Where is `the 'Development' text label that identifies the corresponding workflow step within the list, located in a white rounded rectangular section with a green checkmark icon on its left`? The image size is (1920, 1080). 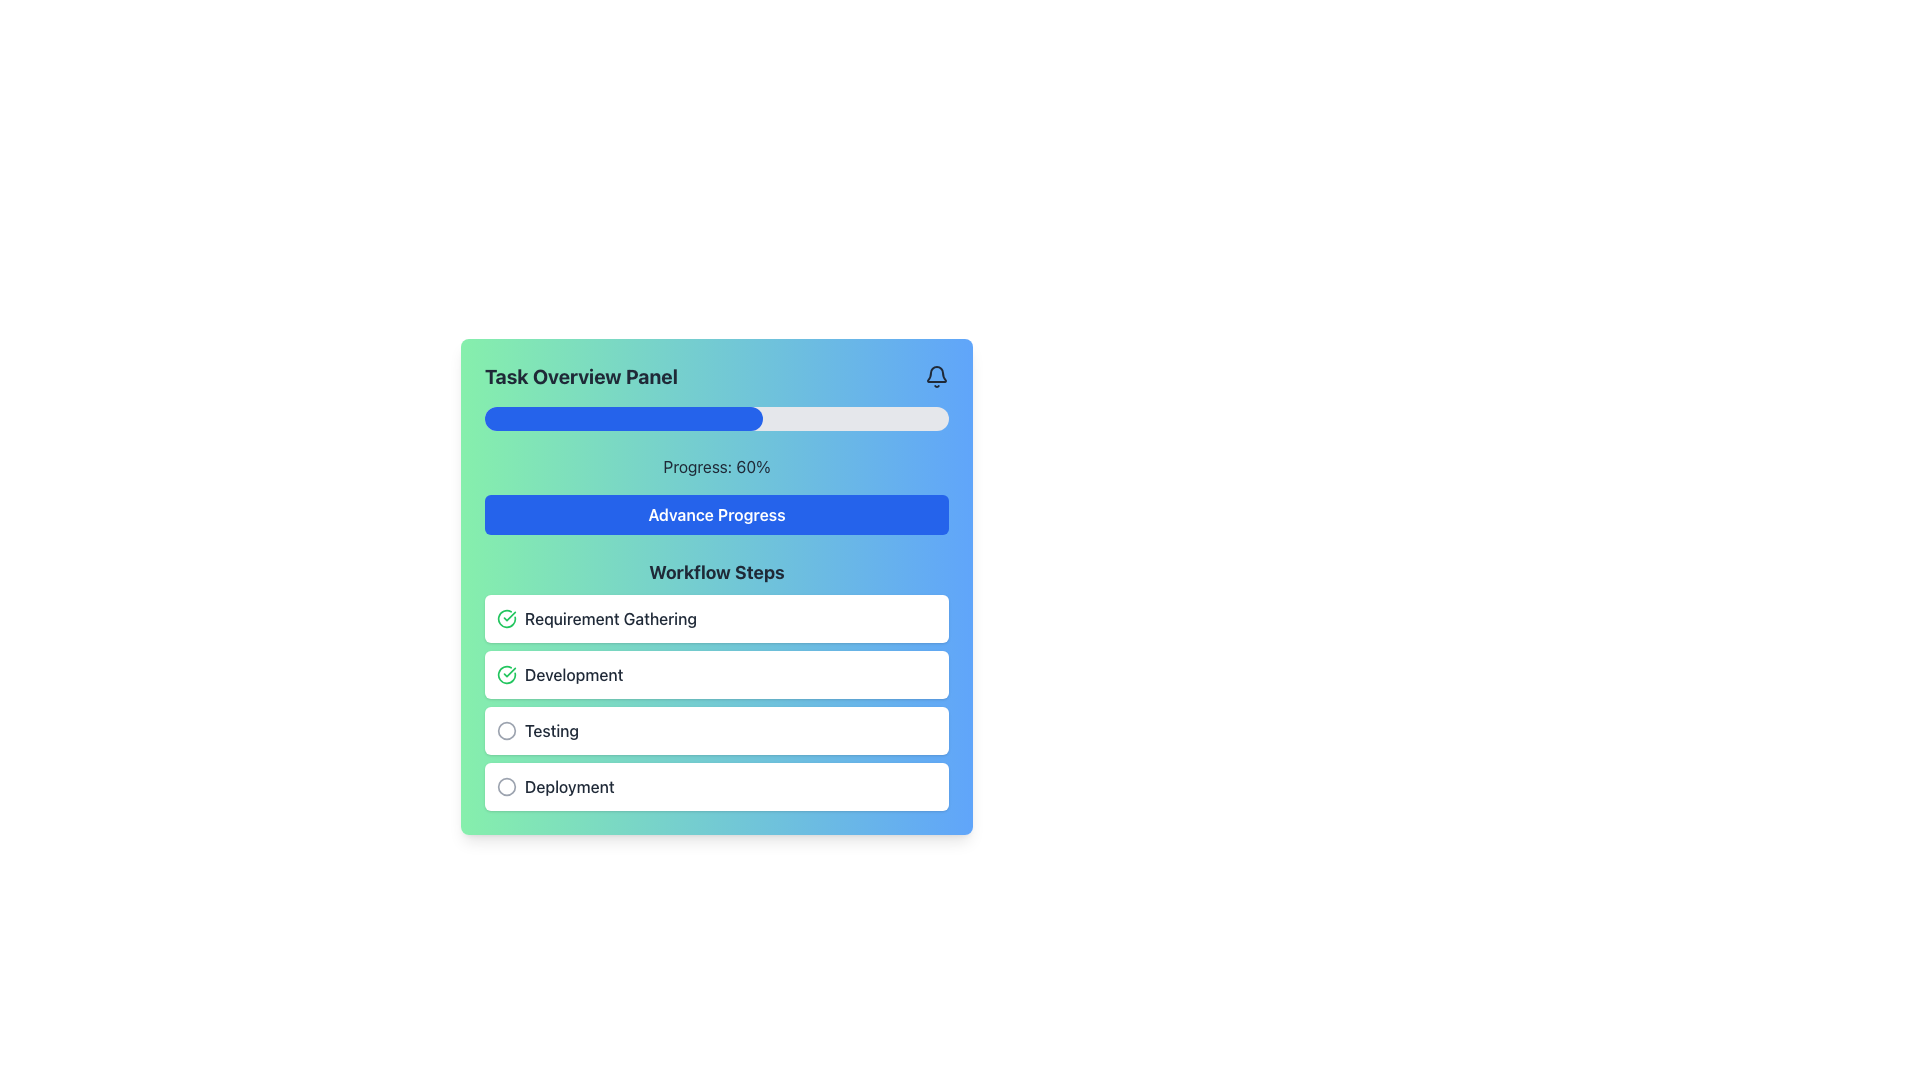 the 'Development' text label that identifies the corresponding workflow step within the list, located in a white rounded rectangular section with a green checkmark icon on its left is located at coordinates (573, 675).